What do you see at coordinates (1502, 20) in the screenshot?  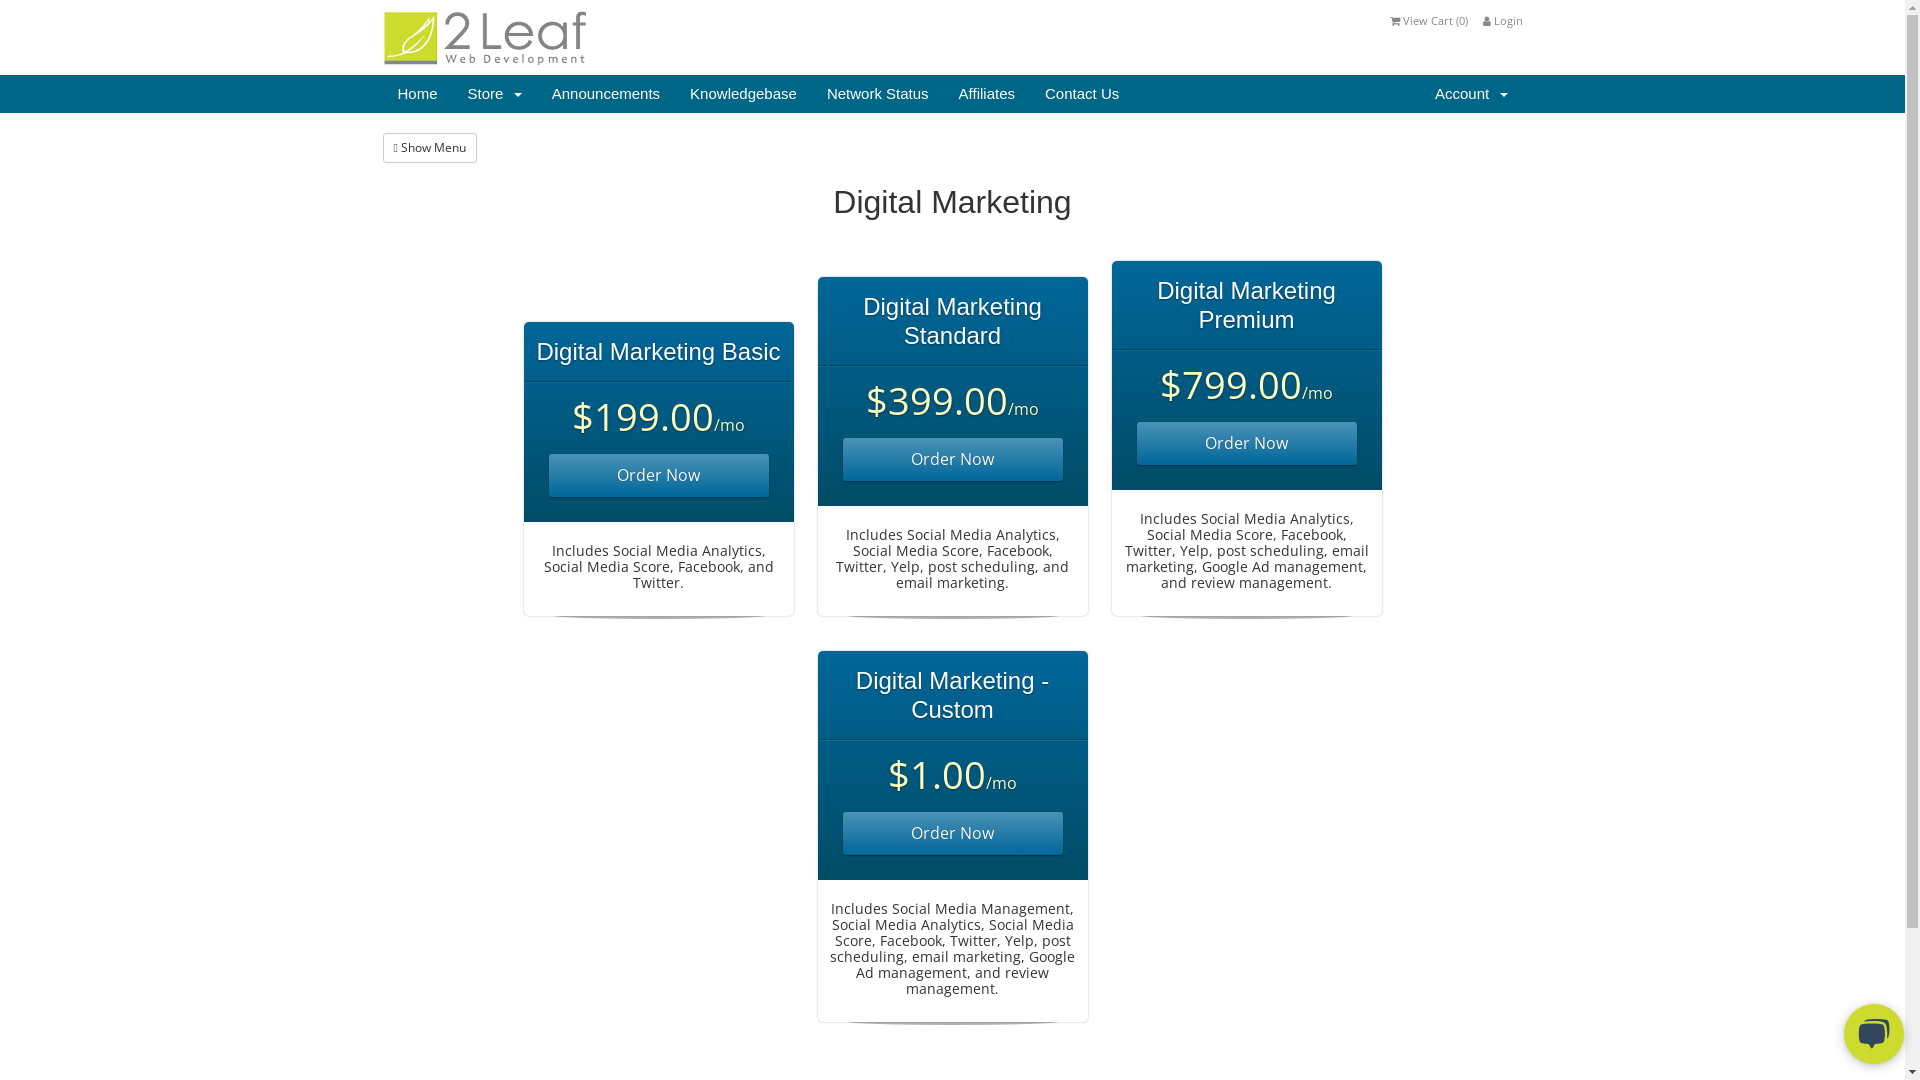 I see `'Login'` at bounding box center [1502, 20].